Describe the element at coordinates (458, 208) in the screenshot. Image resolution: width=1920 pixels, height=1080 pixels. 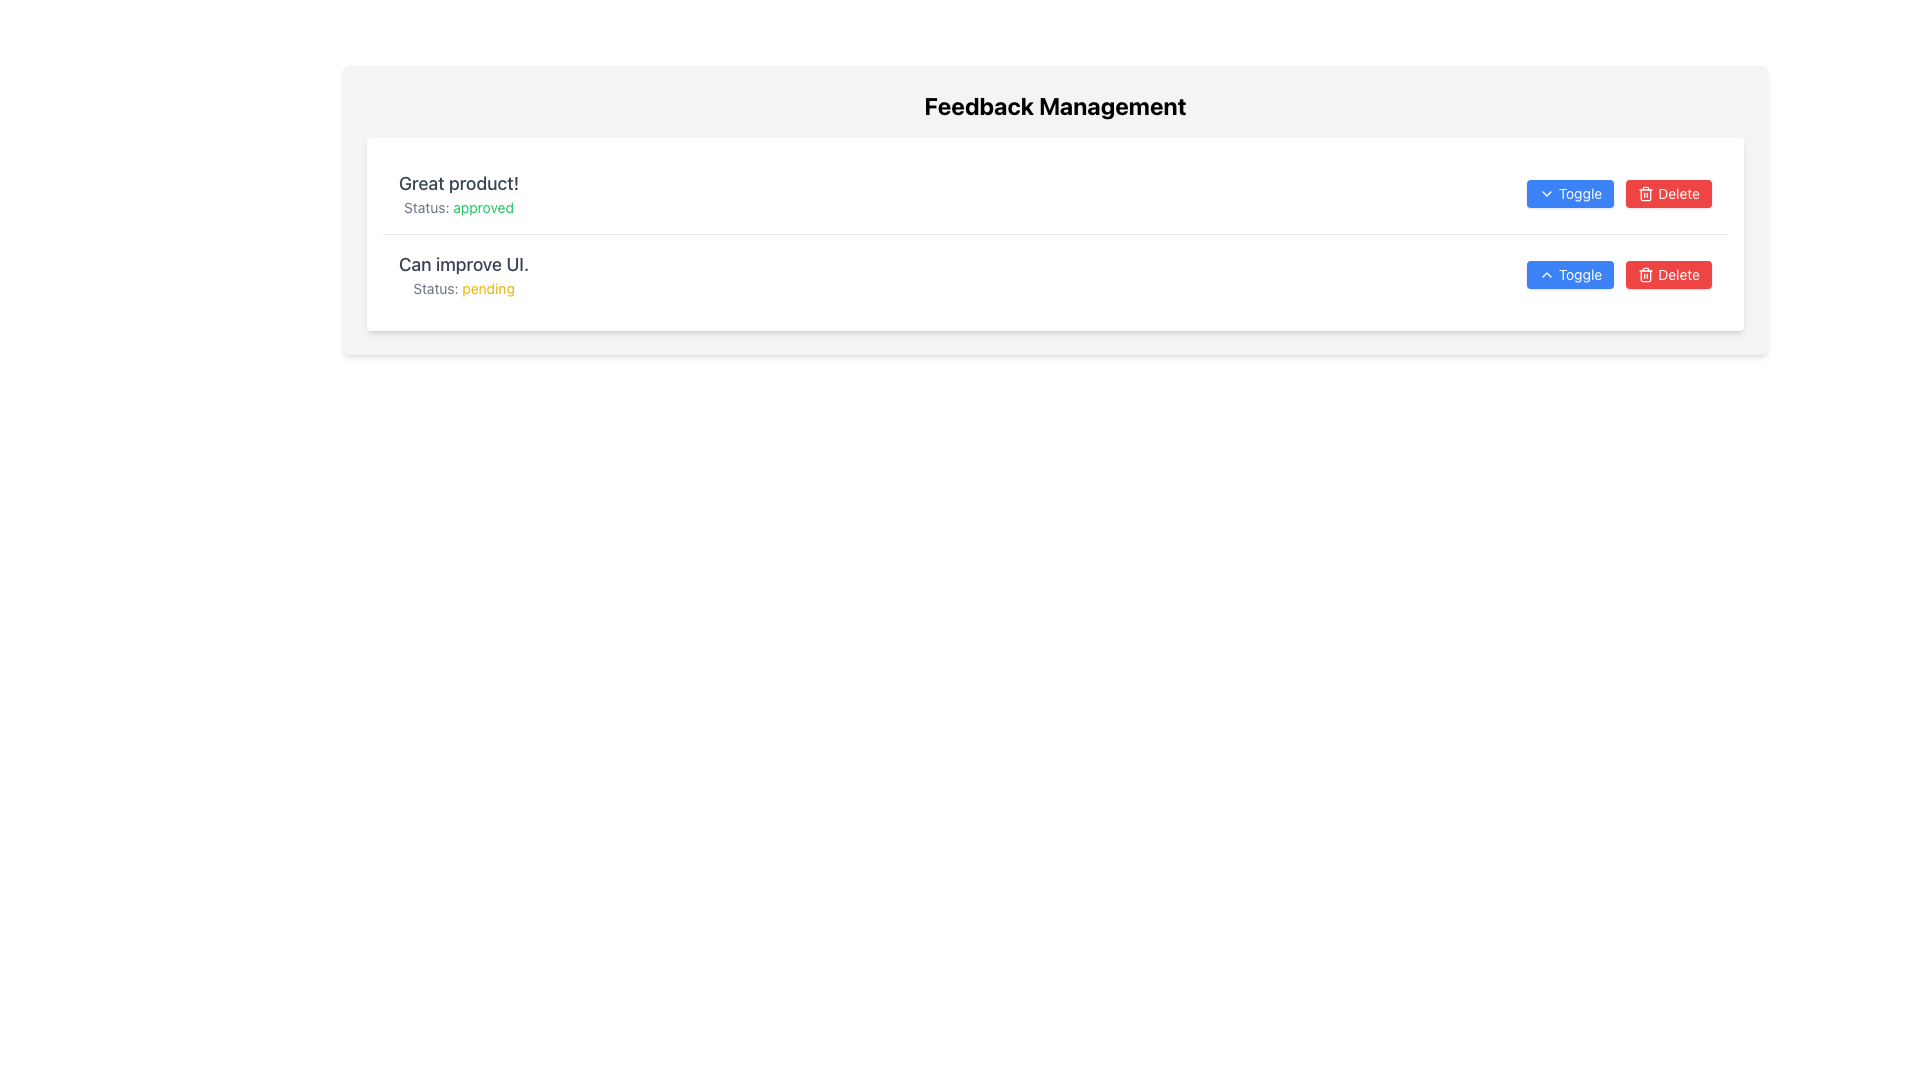
I see `text element displaying 'Status: approved' which is highlighted in green and located below the text 'Great product!'` at that location.